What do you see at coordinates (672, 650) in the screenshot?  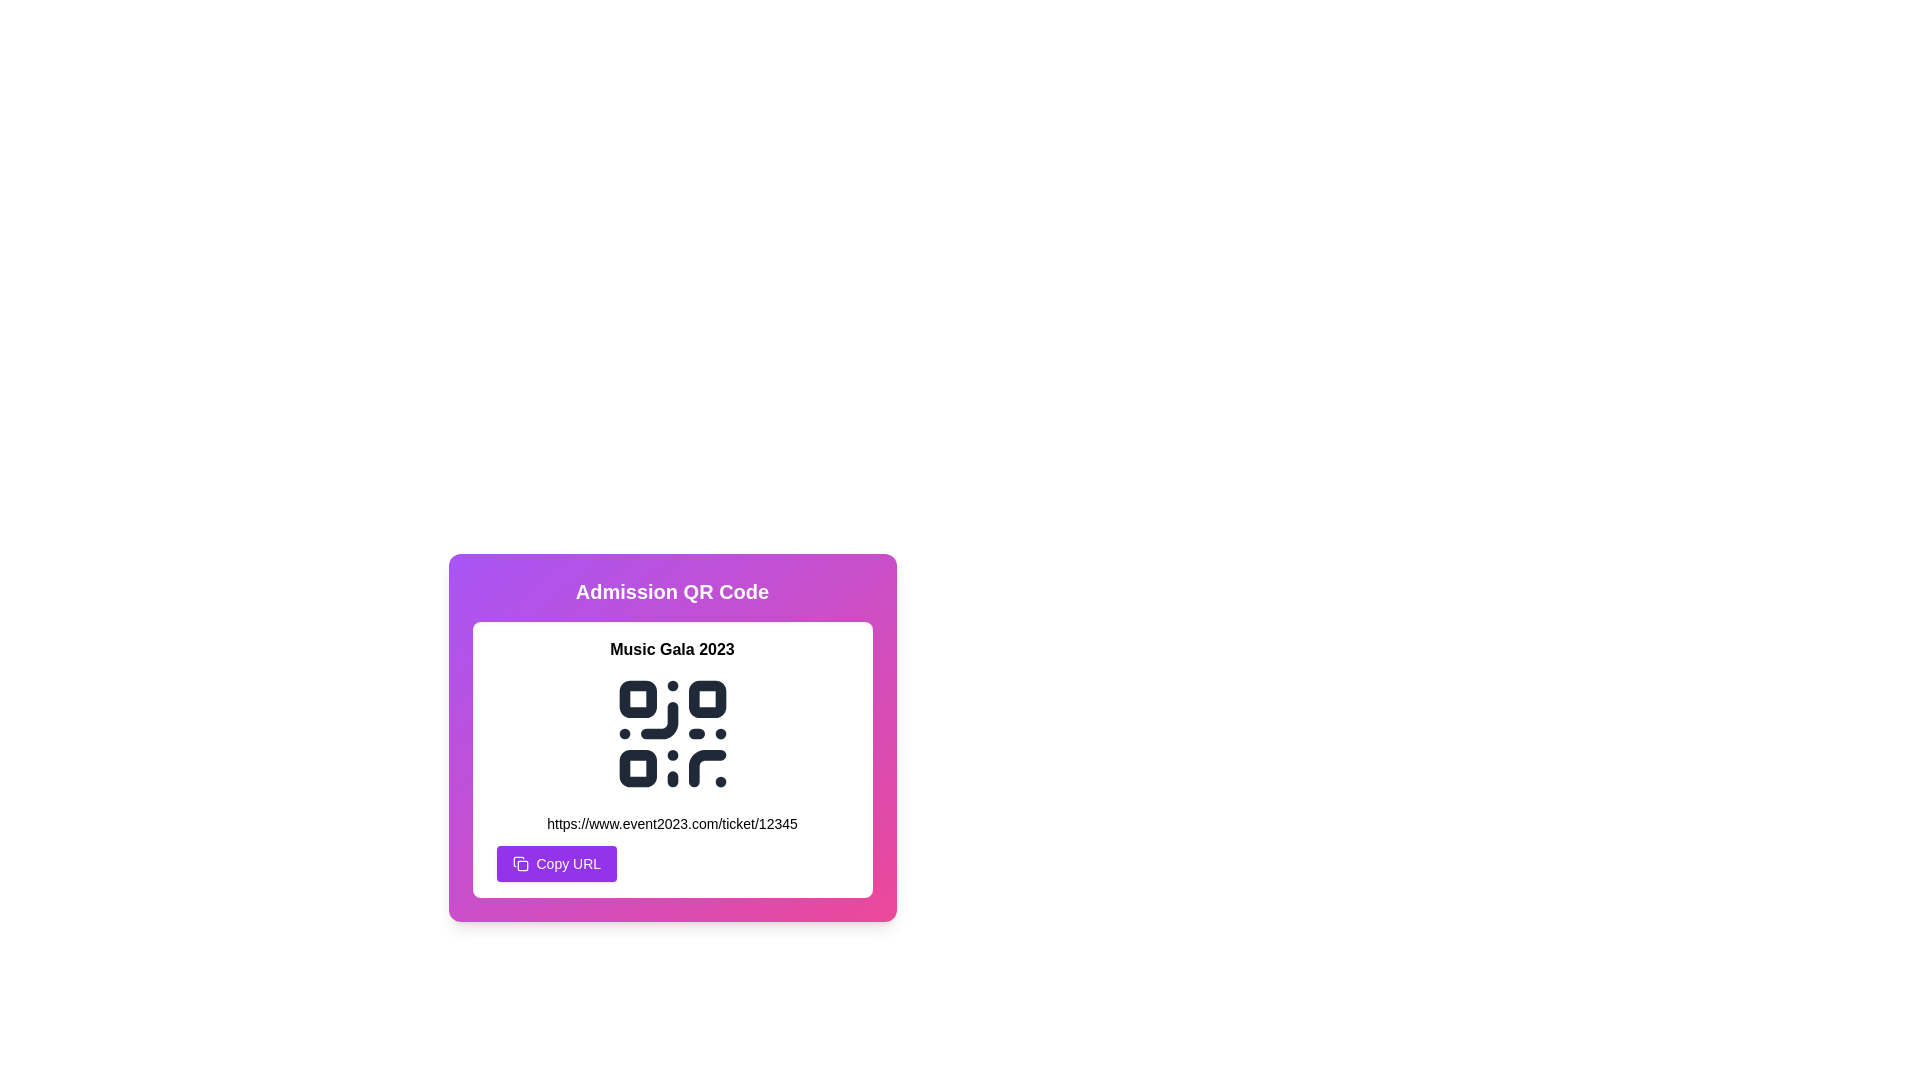 I see `the Text Label that identifies the QR code section, located between the header 'Admission QR Code' and the QR code graphic` at bounding box center [672, 650].